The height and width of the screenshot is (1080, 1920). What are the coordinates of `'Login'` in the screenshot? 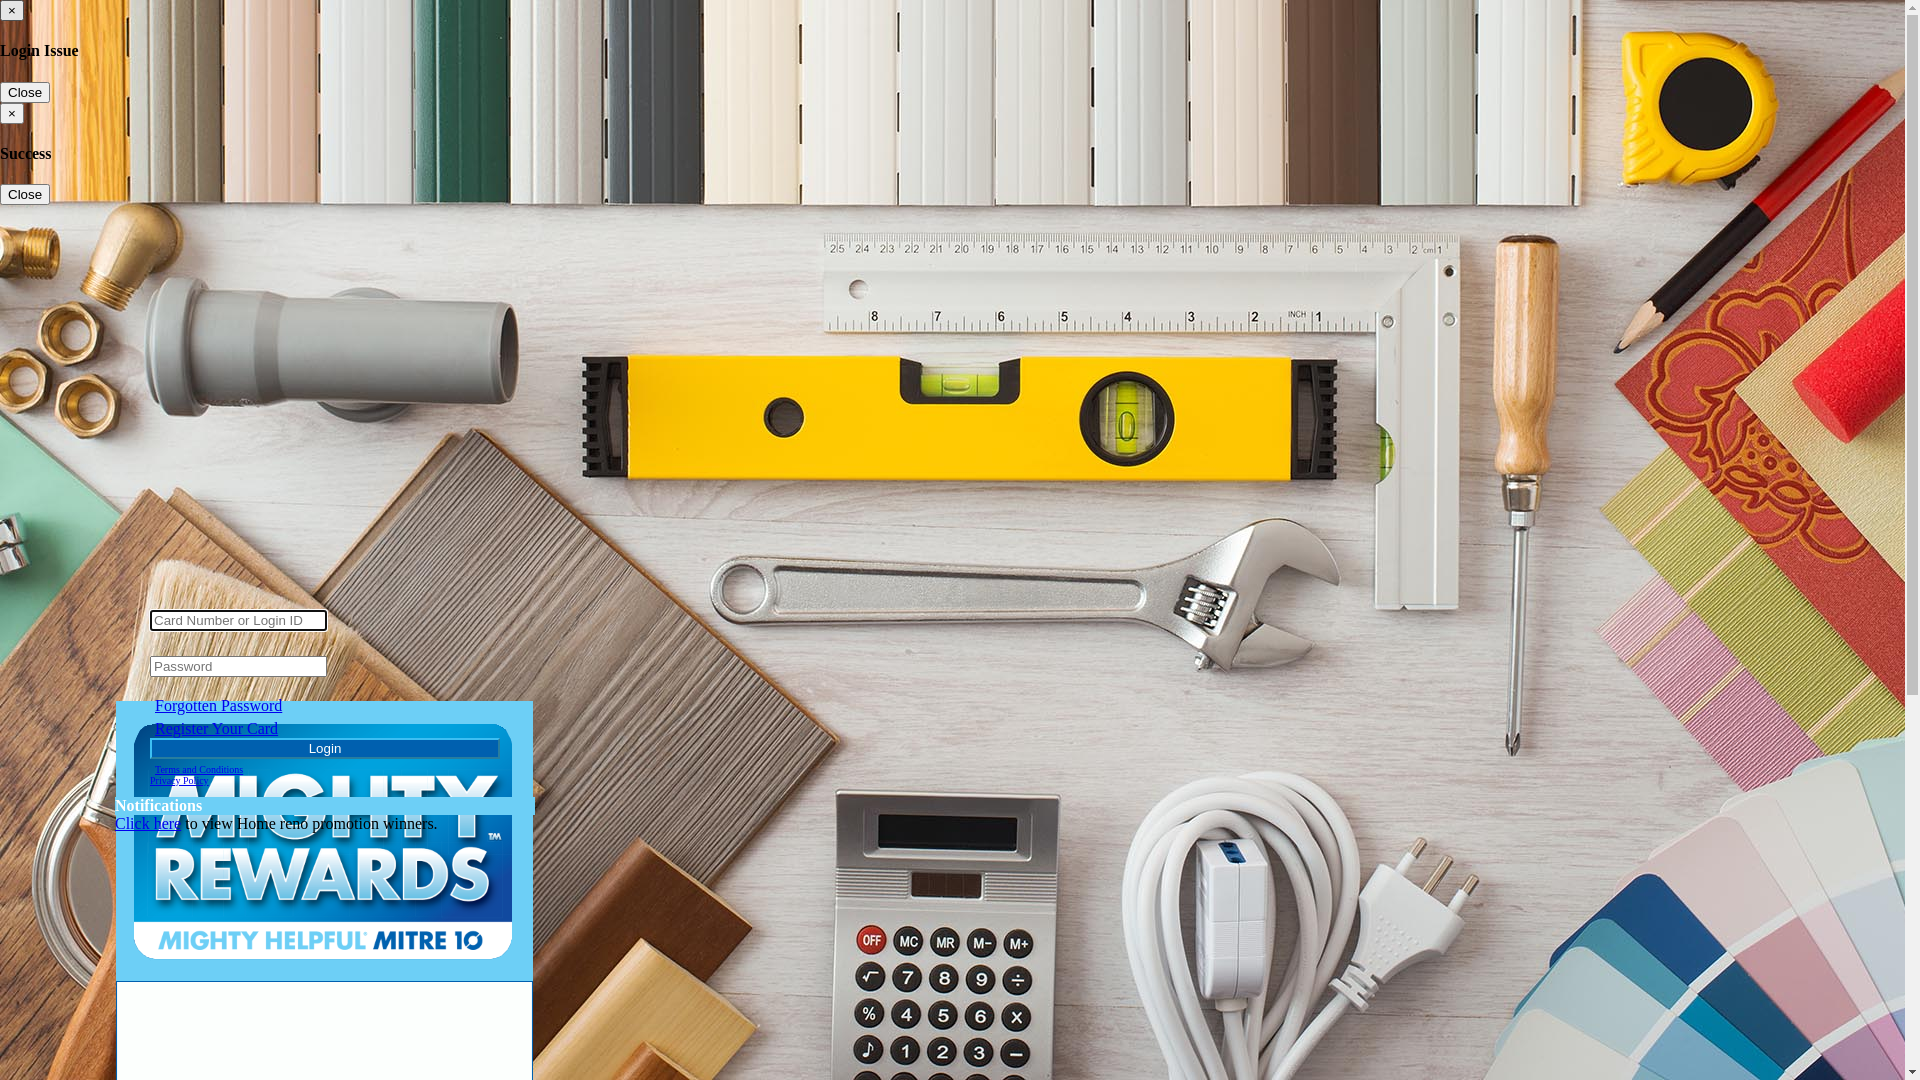 It's located at (148, 748).